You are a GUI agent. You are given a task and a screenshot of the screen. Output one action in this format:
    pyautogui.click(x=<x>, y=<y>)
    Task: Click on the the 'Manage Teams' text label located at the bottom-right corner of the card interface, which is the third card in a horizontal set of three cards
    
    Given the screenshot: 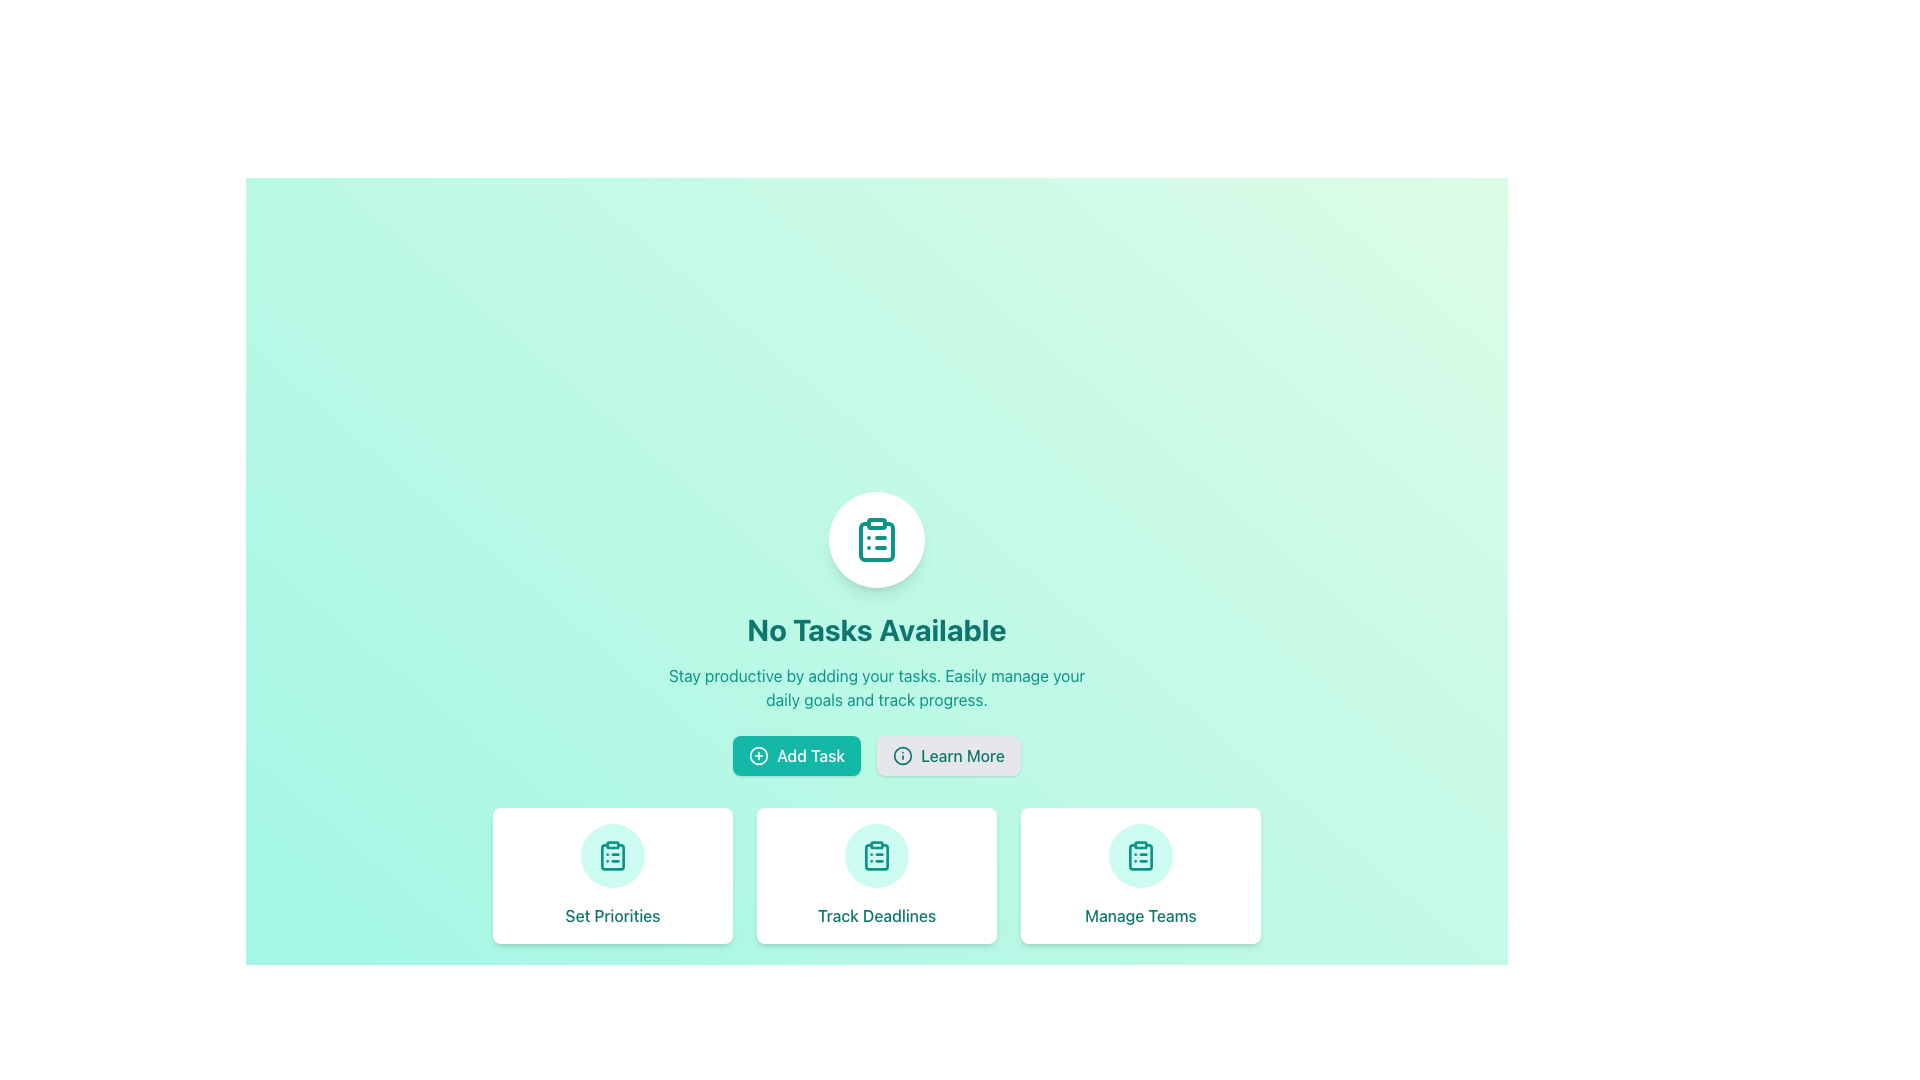 What is the action you would take?
    pyautogui.click(x=1141, y=915)
    